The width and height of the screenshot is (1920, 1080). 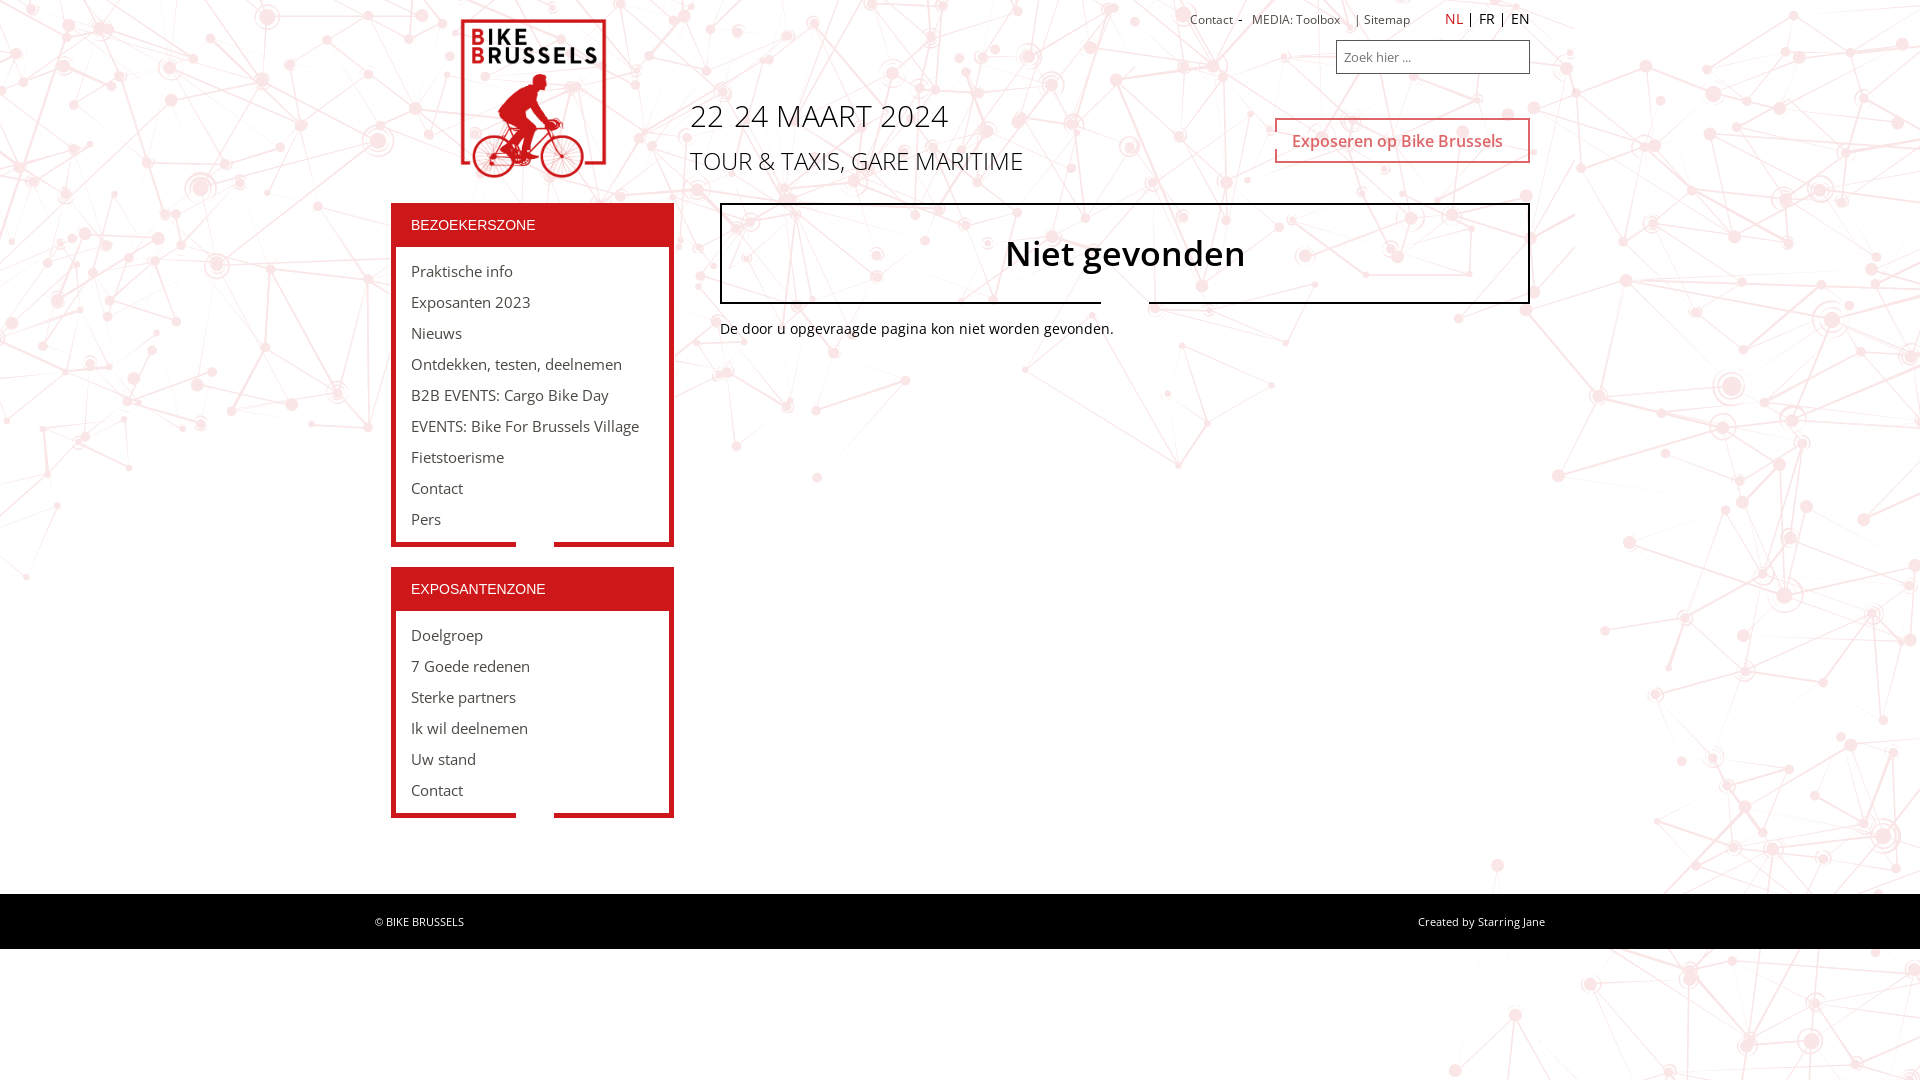 What do you see at coordinates (1348, 19) in the screenshot?
I see `'| Sitemap'` at bounding box center [1348, 19].